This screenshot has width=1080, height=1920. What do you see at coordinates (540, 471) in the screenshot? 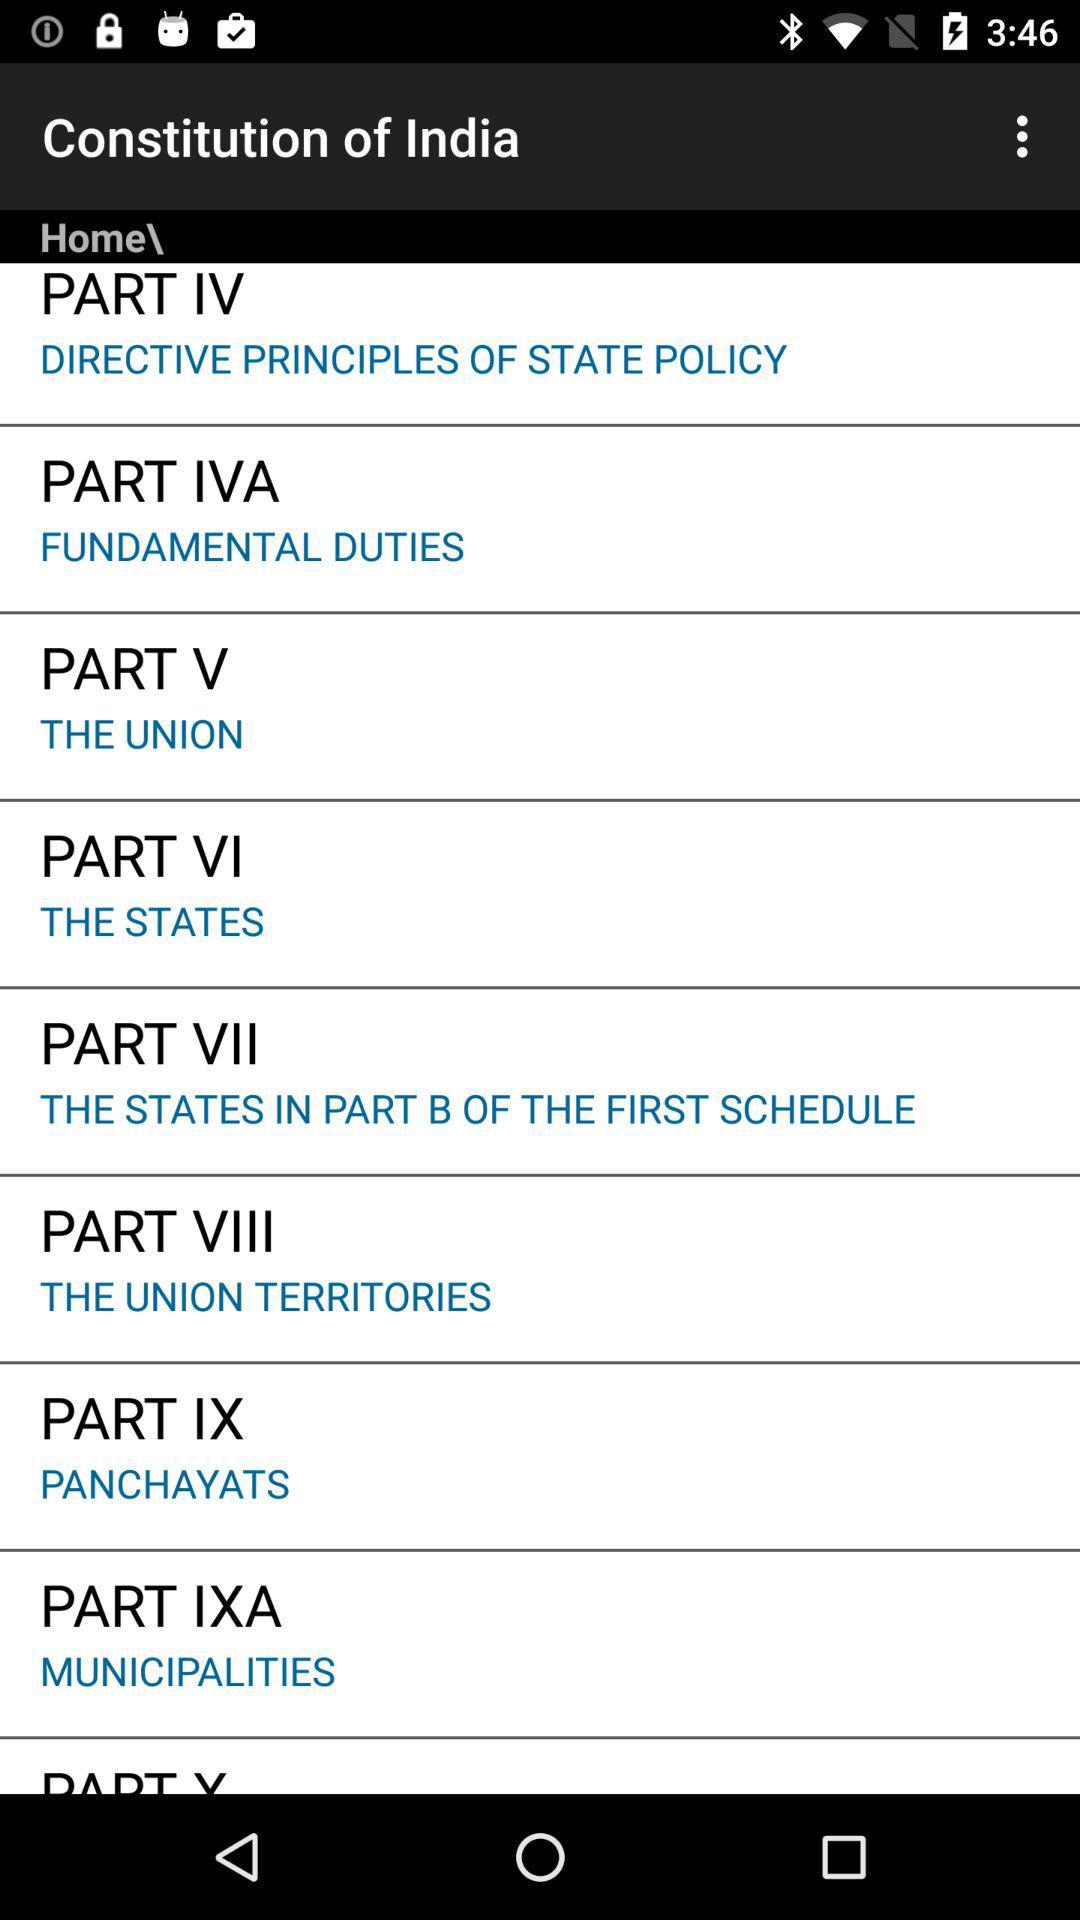
I see `part iva item` at bounding box center [540, 471].